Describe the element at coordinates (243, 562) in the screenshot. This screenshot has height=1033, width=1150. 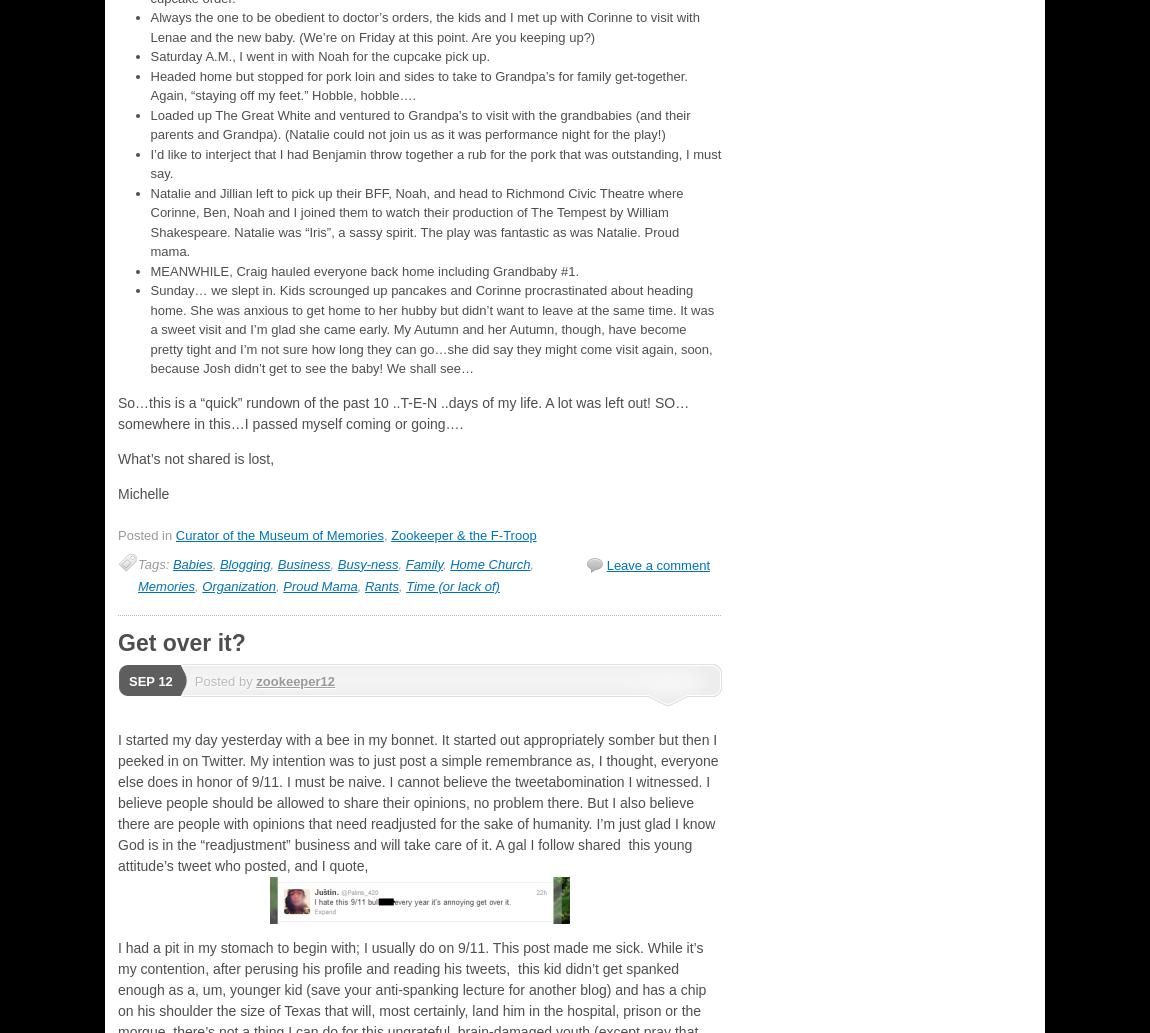
I see `'Blogging'` at that location.